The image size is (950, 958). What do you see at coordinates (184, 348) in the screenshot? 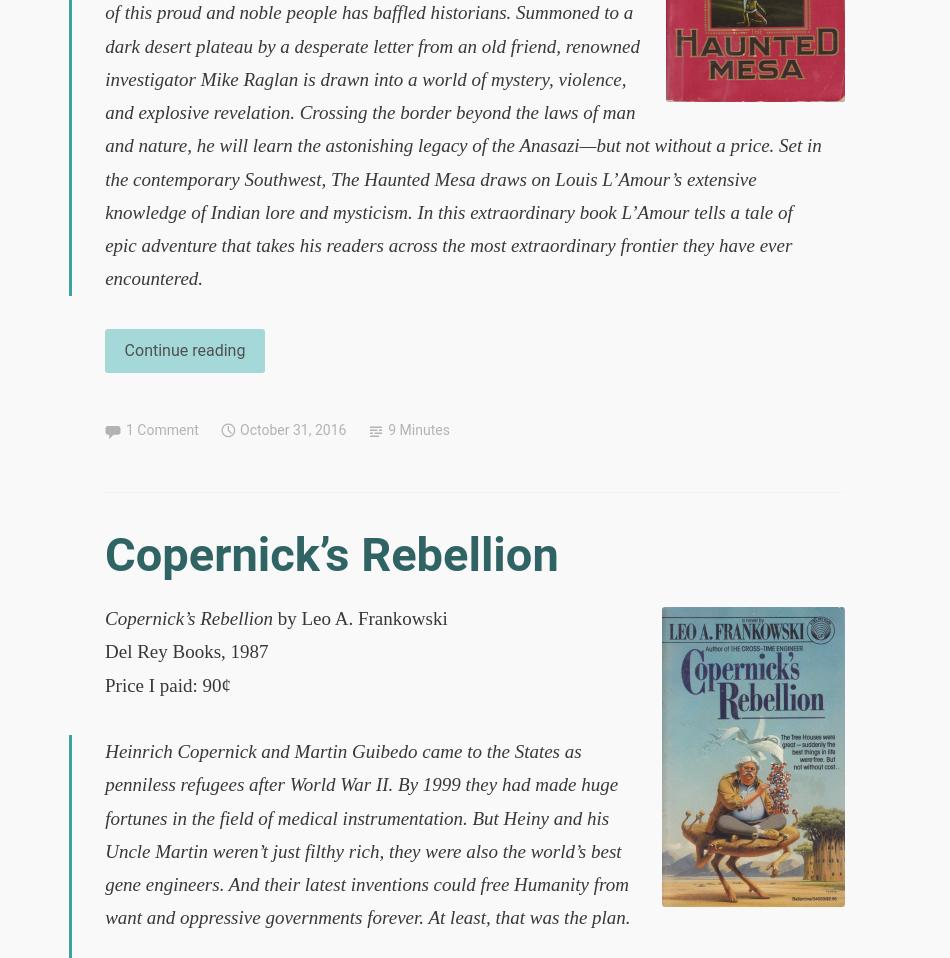
I see `'Continue reading'` at bounding box center [184, 348].